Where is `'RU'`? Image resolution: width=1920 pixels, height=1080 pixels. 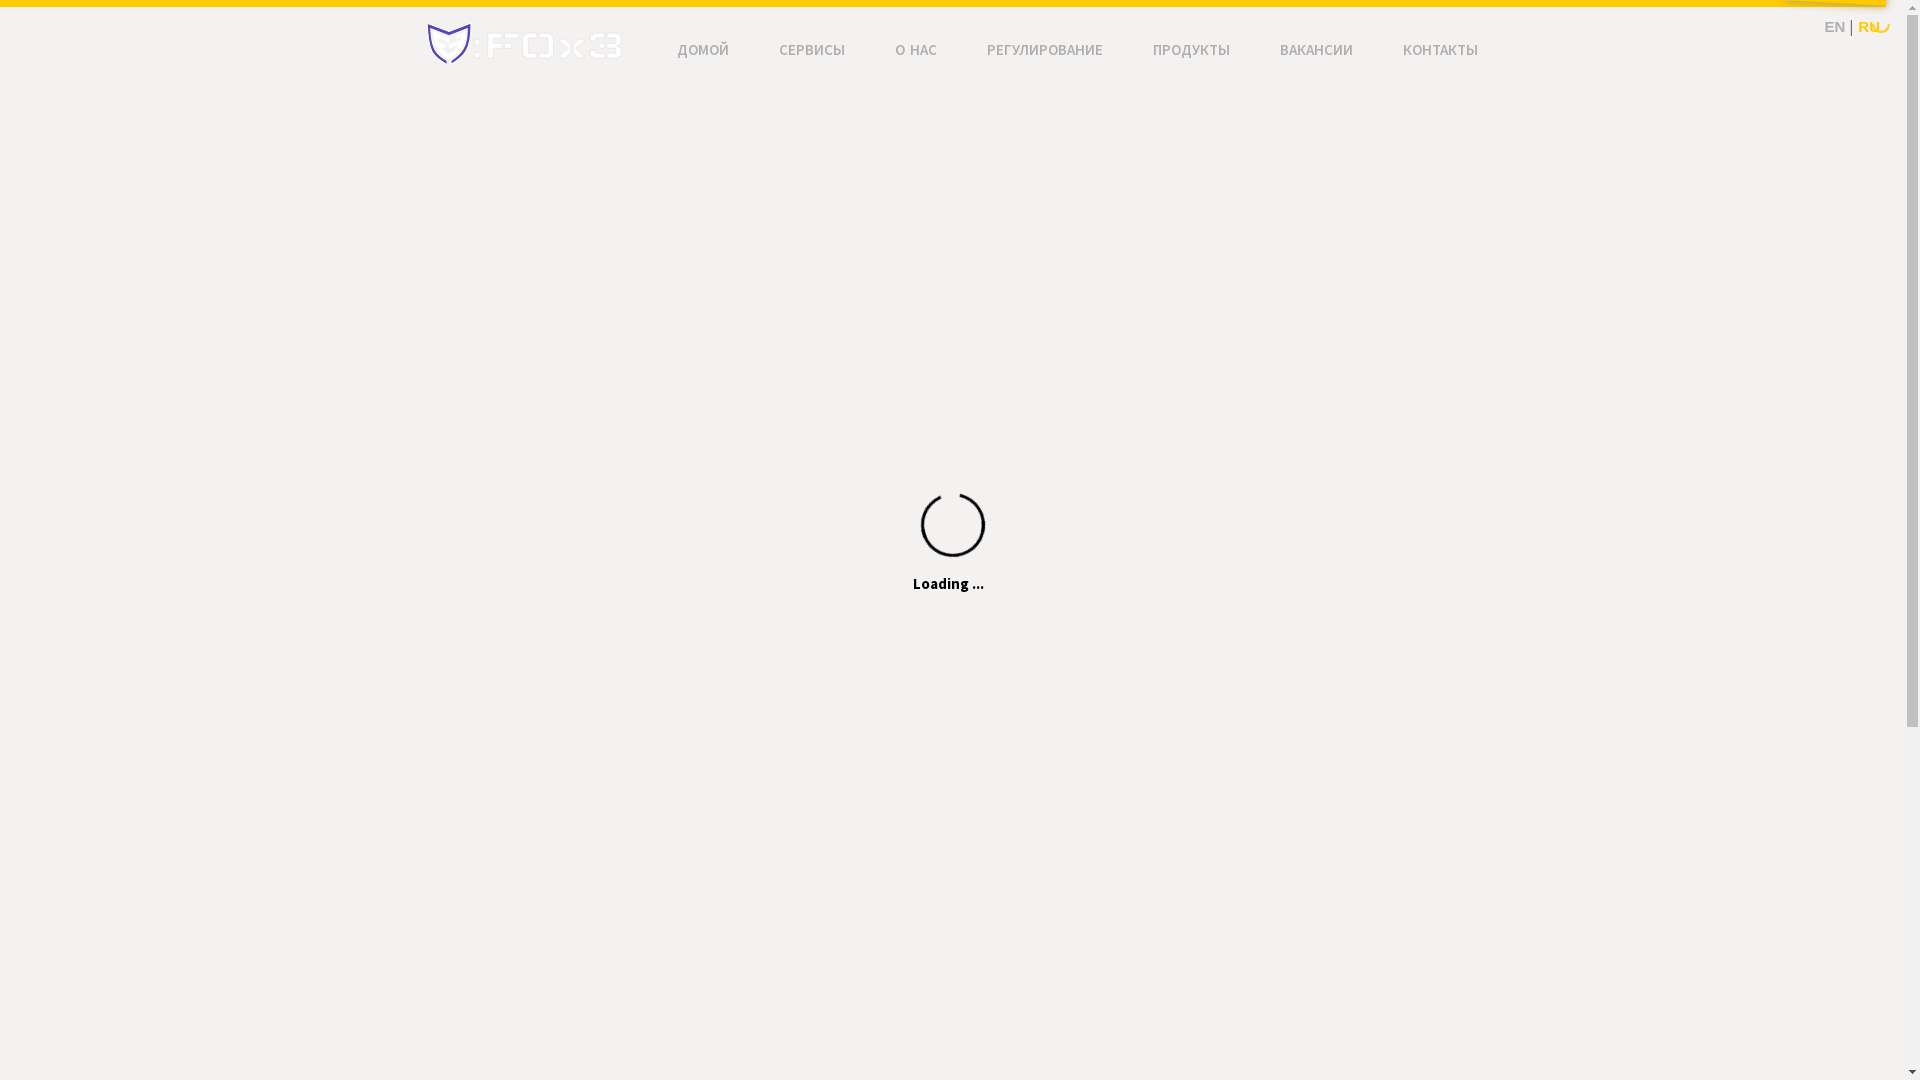 'RU' is located at coordinates (1856, 26).